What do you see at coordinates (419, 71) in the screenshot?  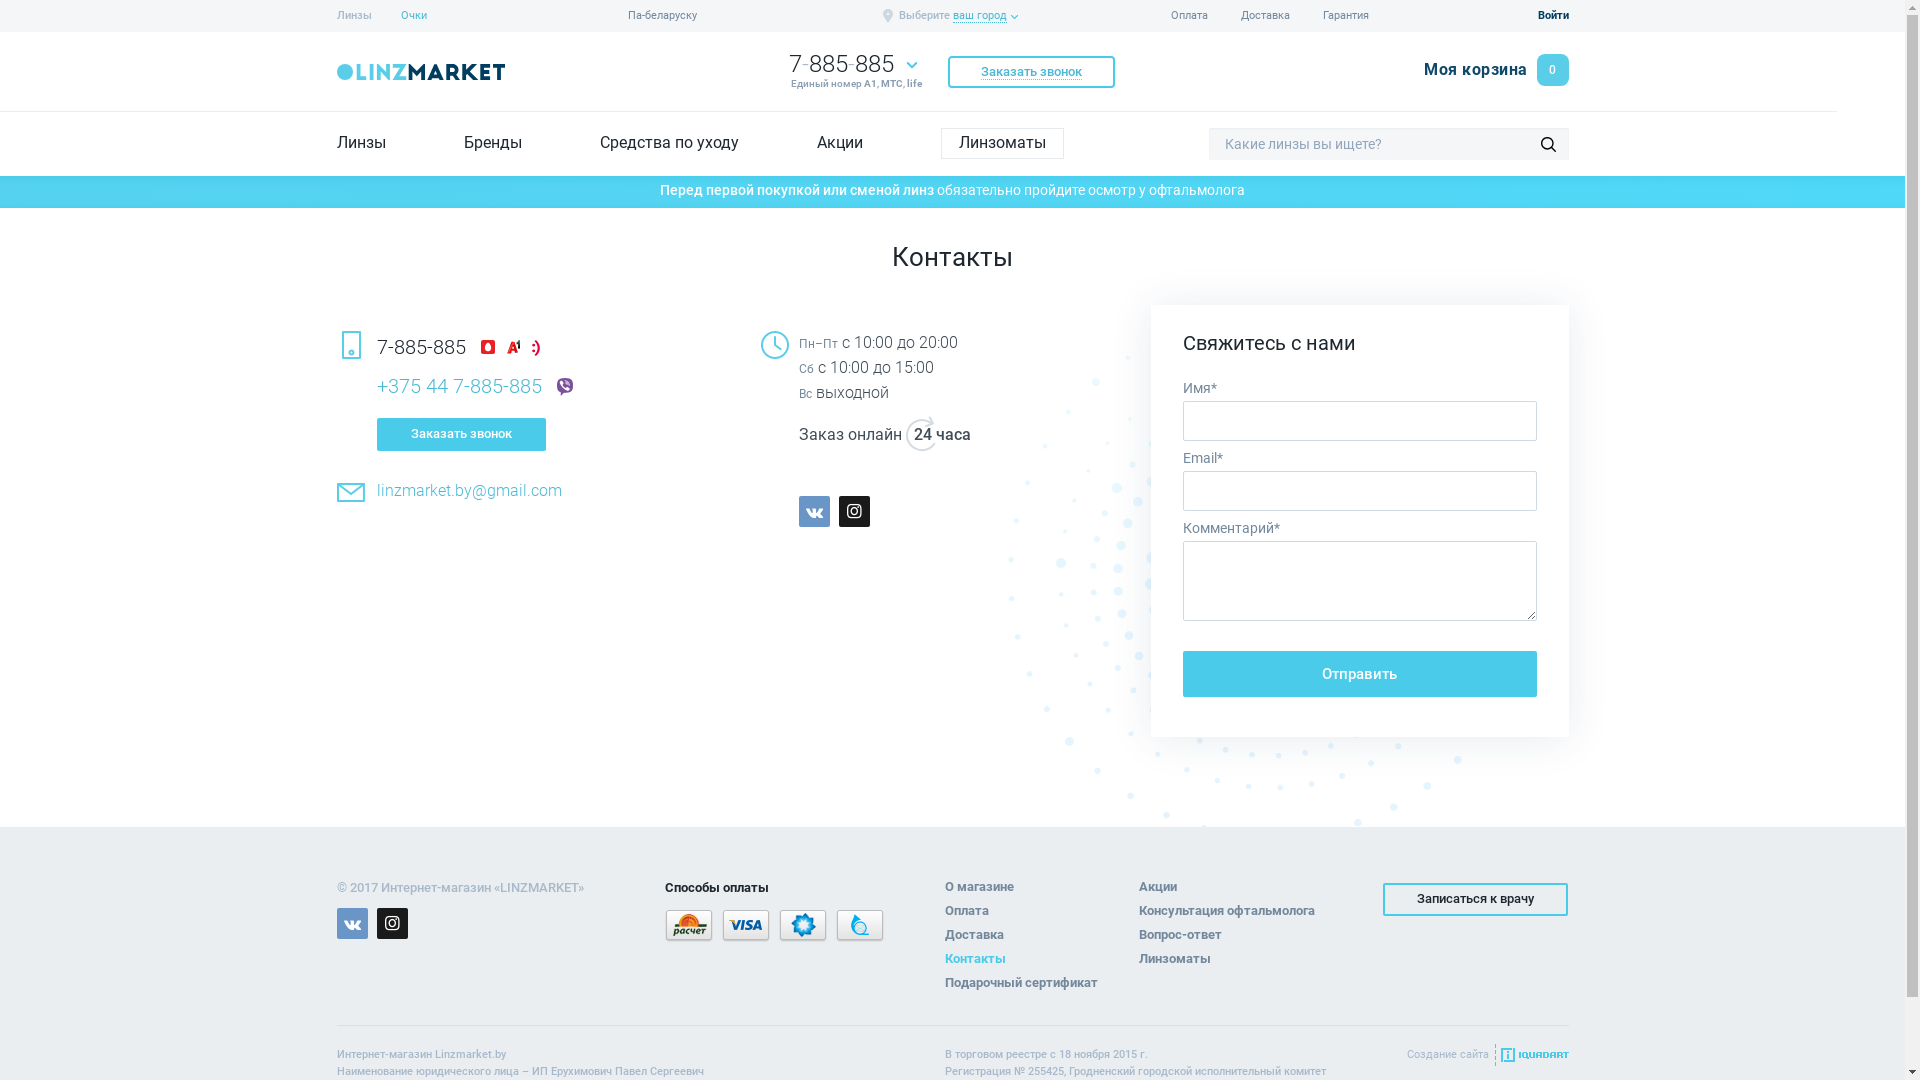 I see `'Linzmarket'` at bounding box center [419, 71].